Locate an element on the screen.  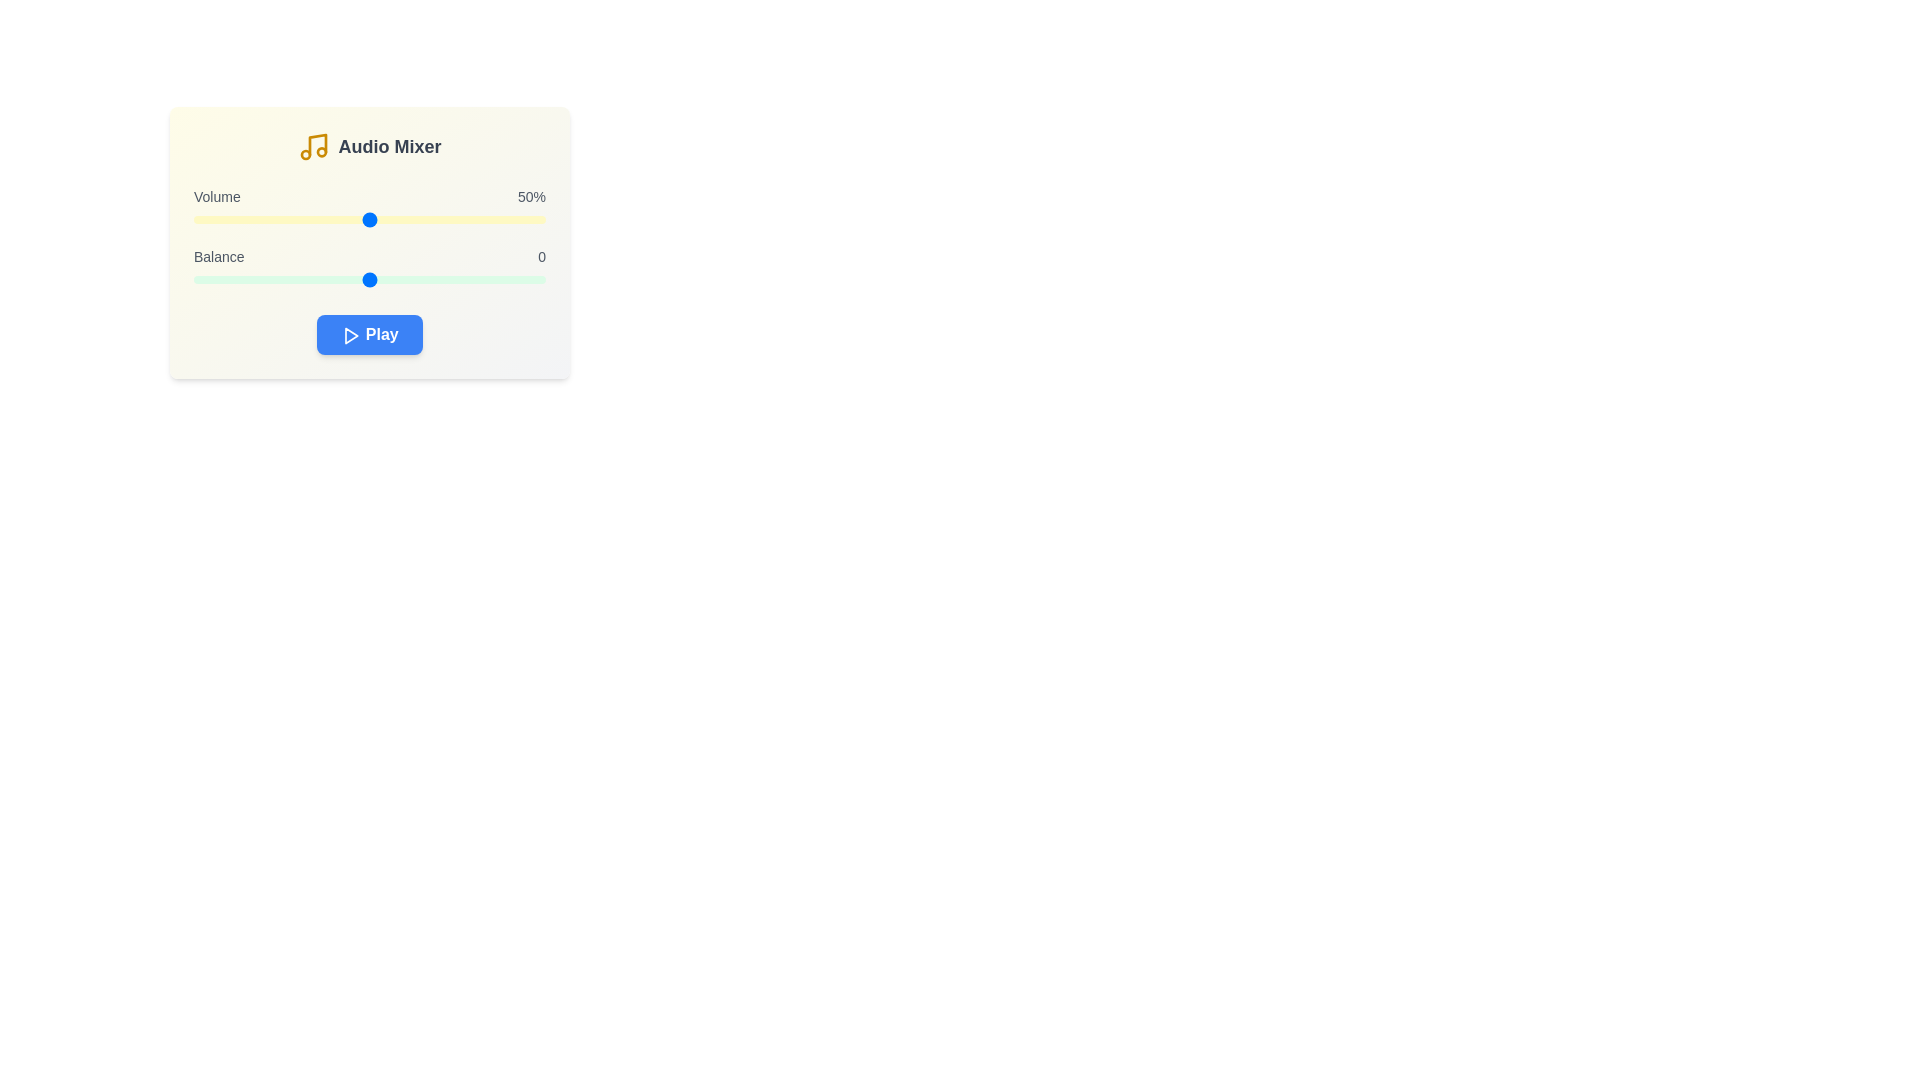
the play icon on the blue button at the bottom of the 'Audio Mixer' interface panel is located at coordinates (351, 334).